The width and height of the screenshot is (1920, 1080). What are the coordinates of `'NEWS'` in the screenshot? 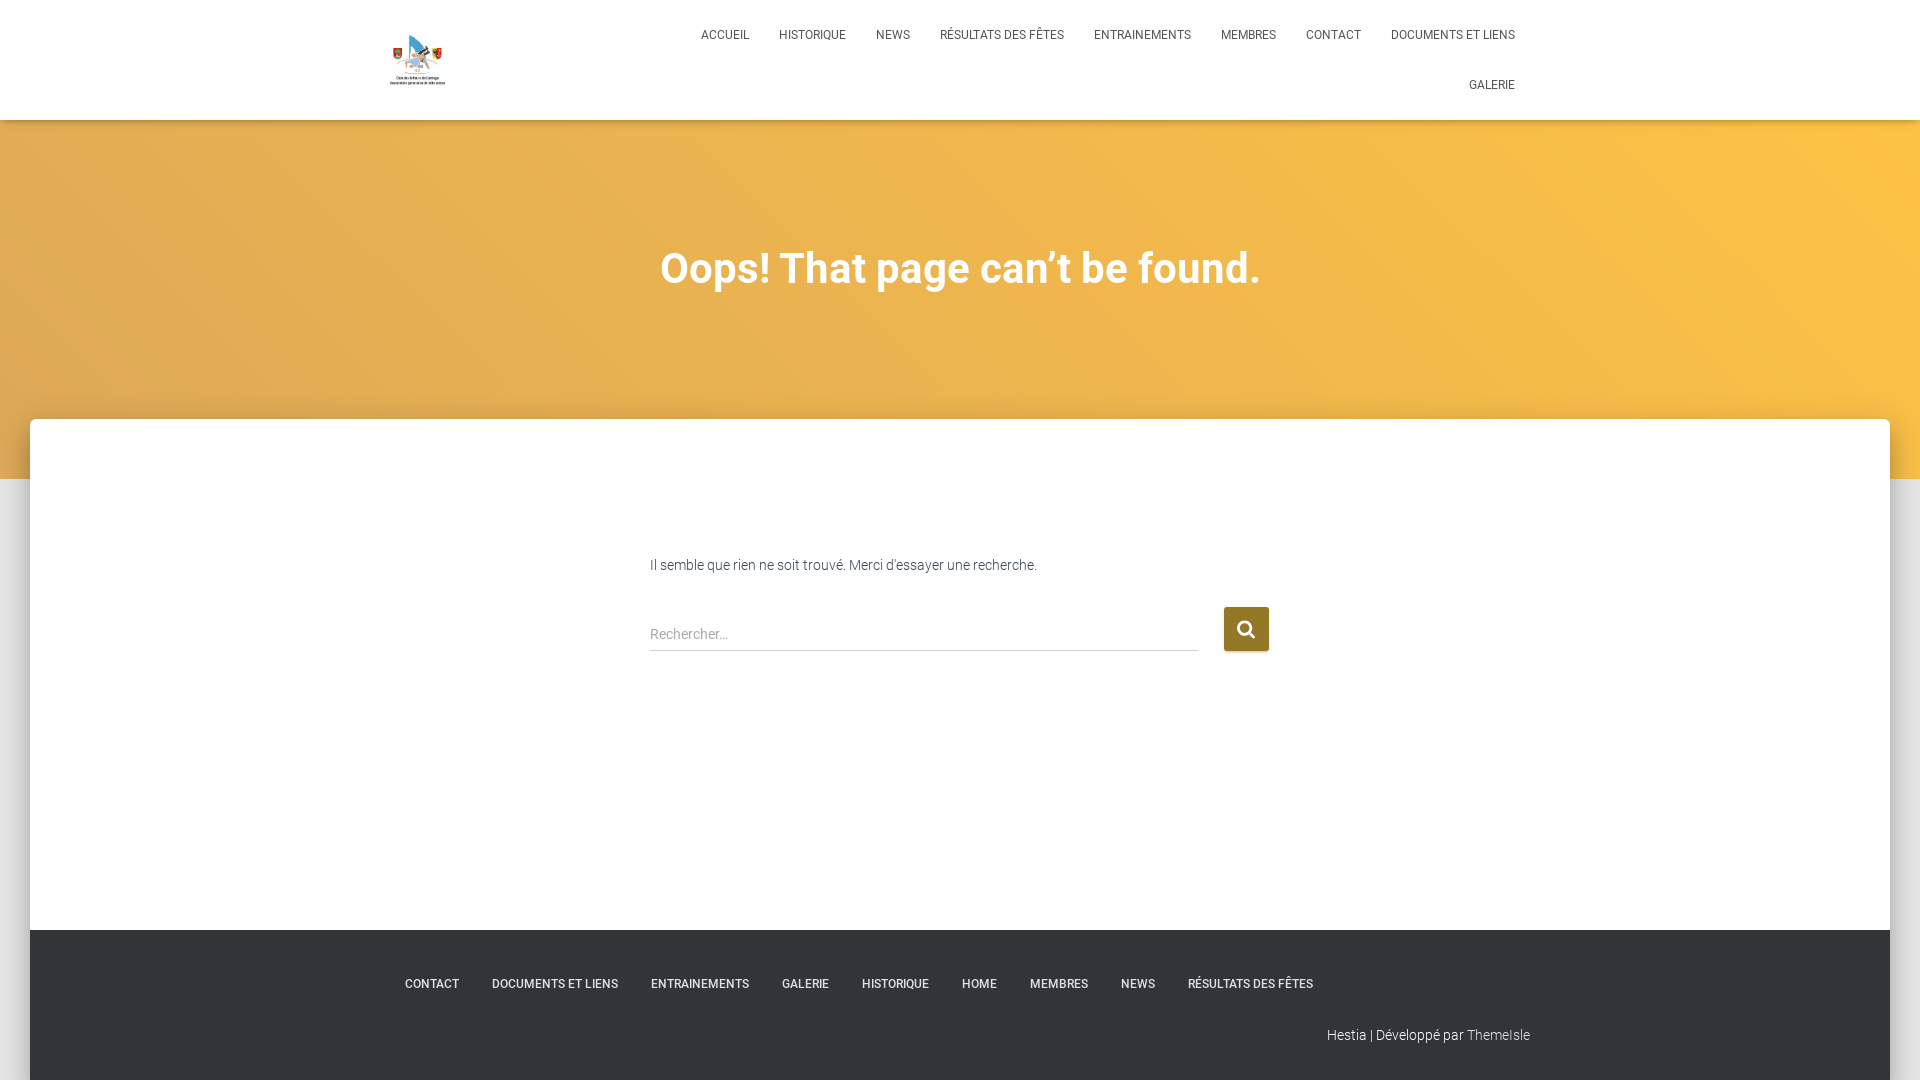 It's located at (1137, 983).